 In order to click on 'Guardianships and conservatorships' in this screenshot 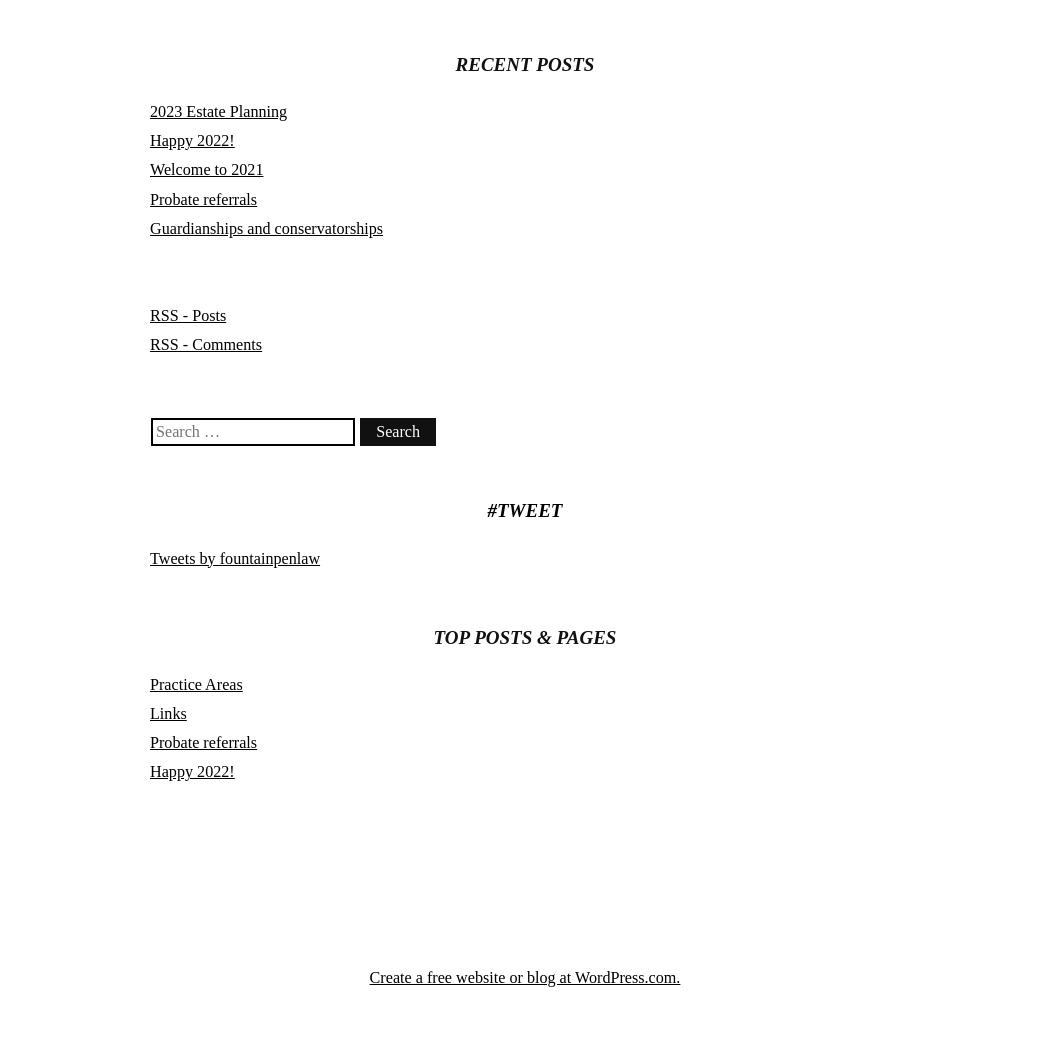, I will do `click(150, 226)`.